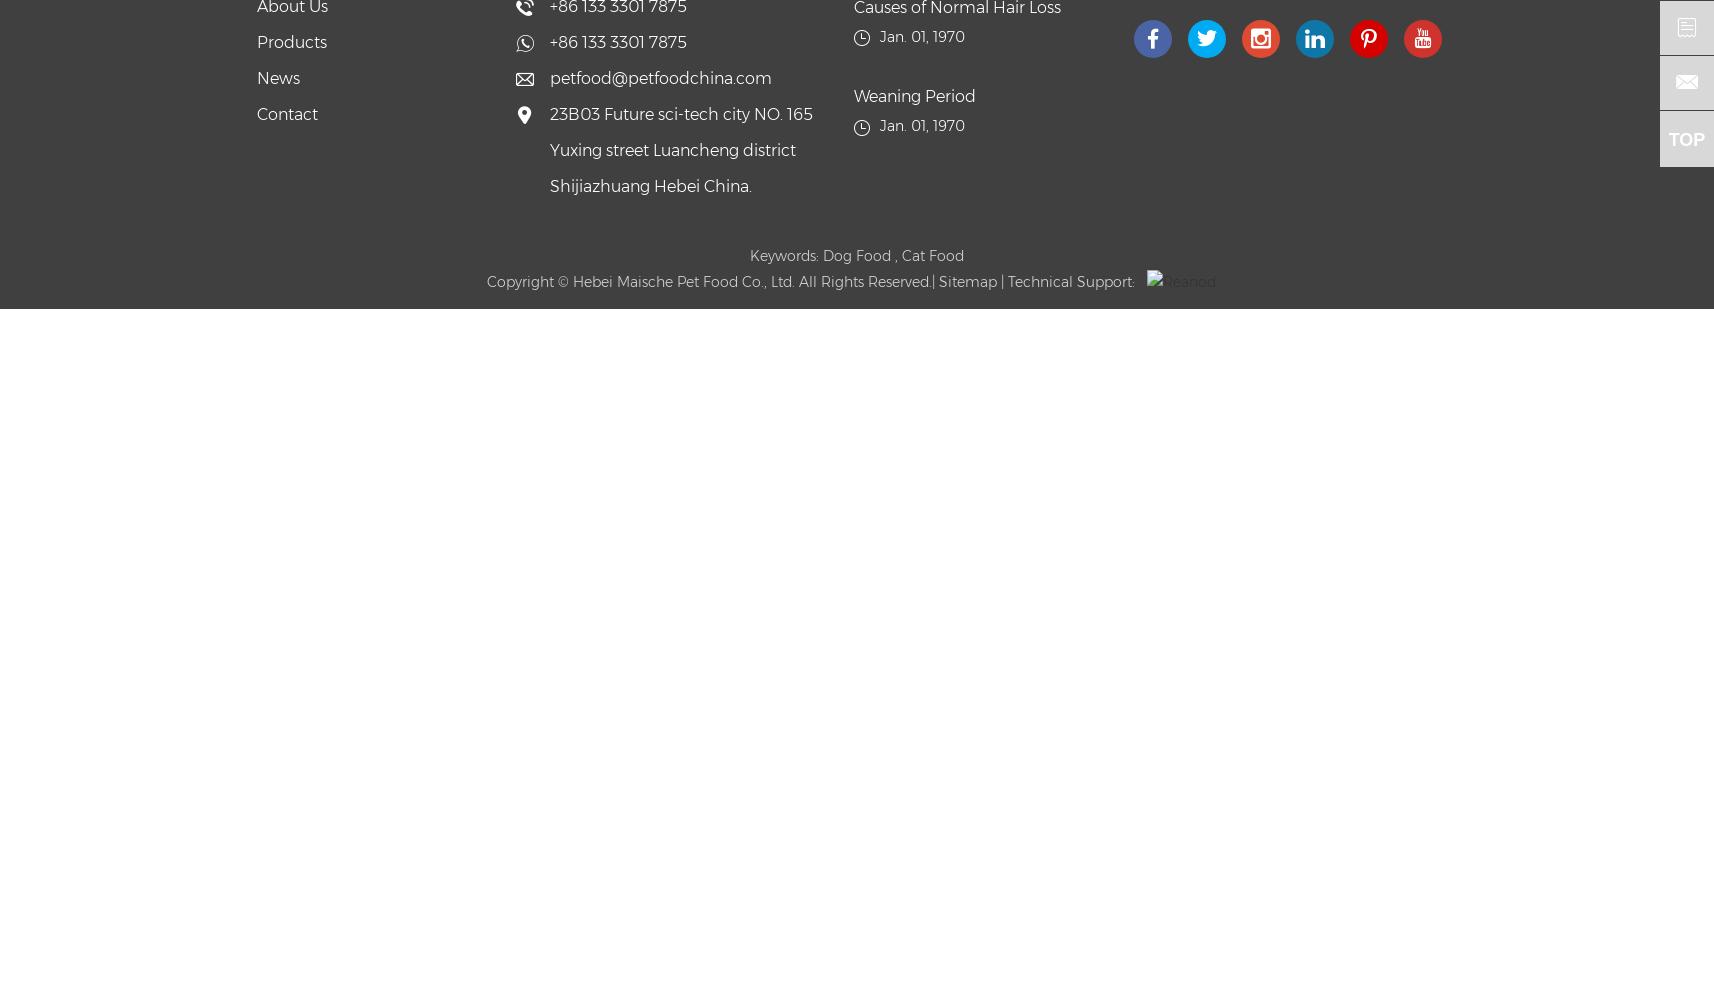  What do you see at coordinates (286, 113) in the screenshot?
I see `'Contact'` at bounding box center [286, 113].